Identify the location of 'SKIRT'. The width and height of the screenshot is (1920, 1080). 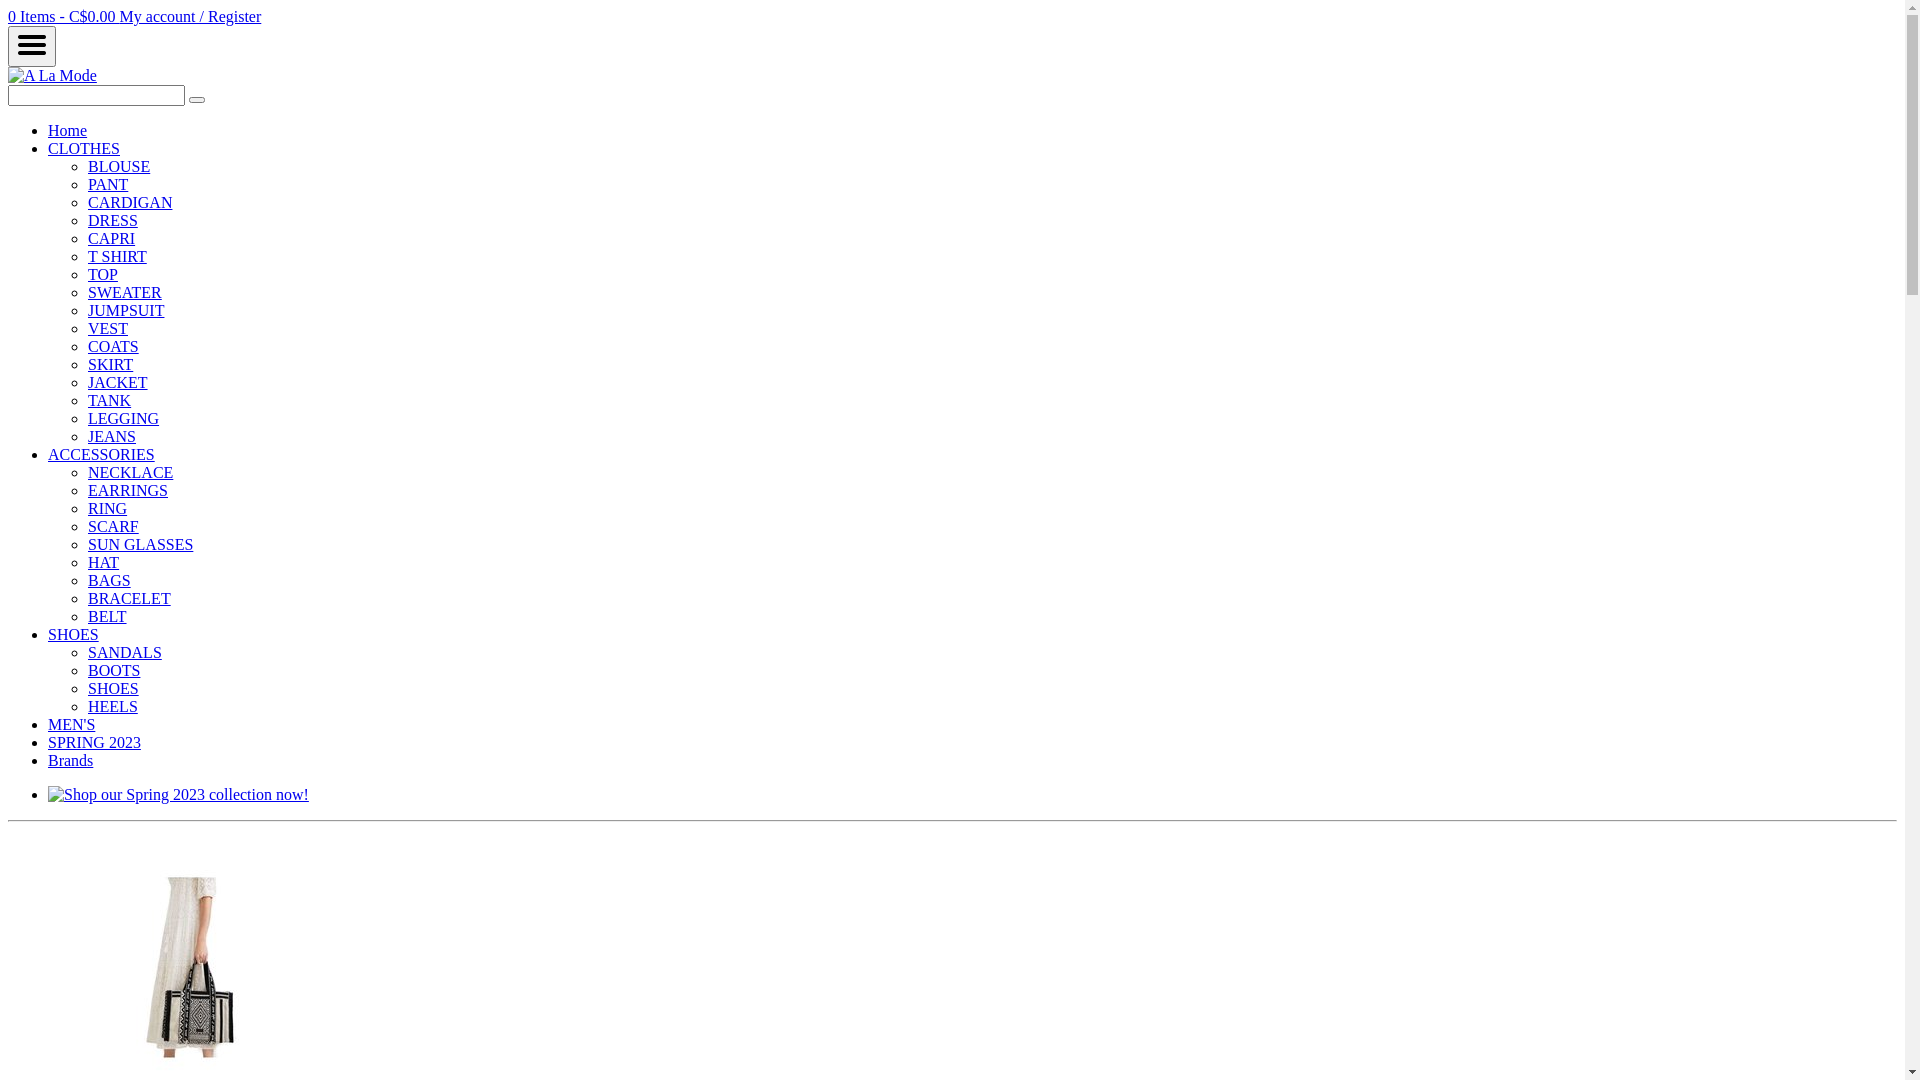
(109, 364).